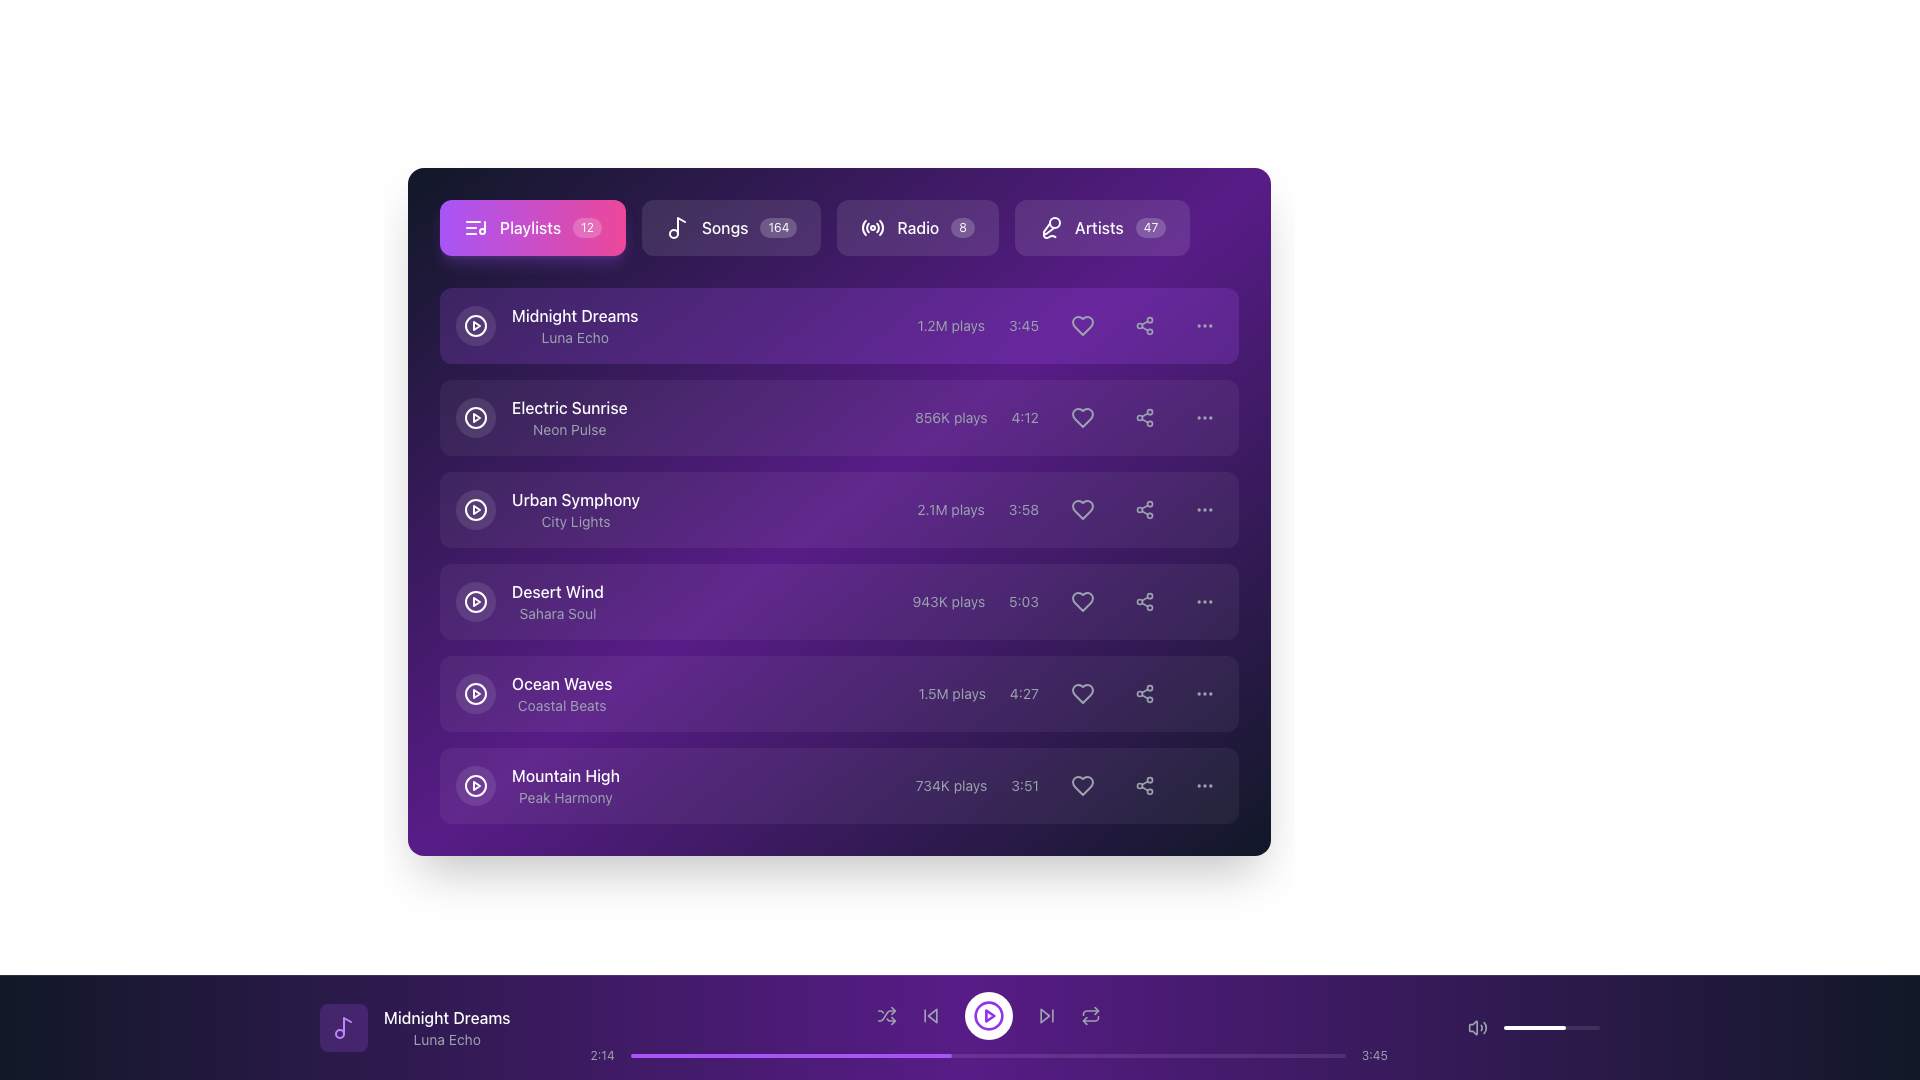 The height and width of the screenshot is (1080, 1920). Describe the element at coordinates (1047, 227) in the screenshot. I see `the Artists button, which includes the vector graphic icon` at that location.